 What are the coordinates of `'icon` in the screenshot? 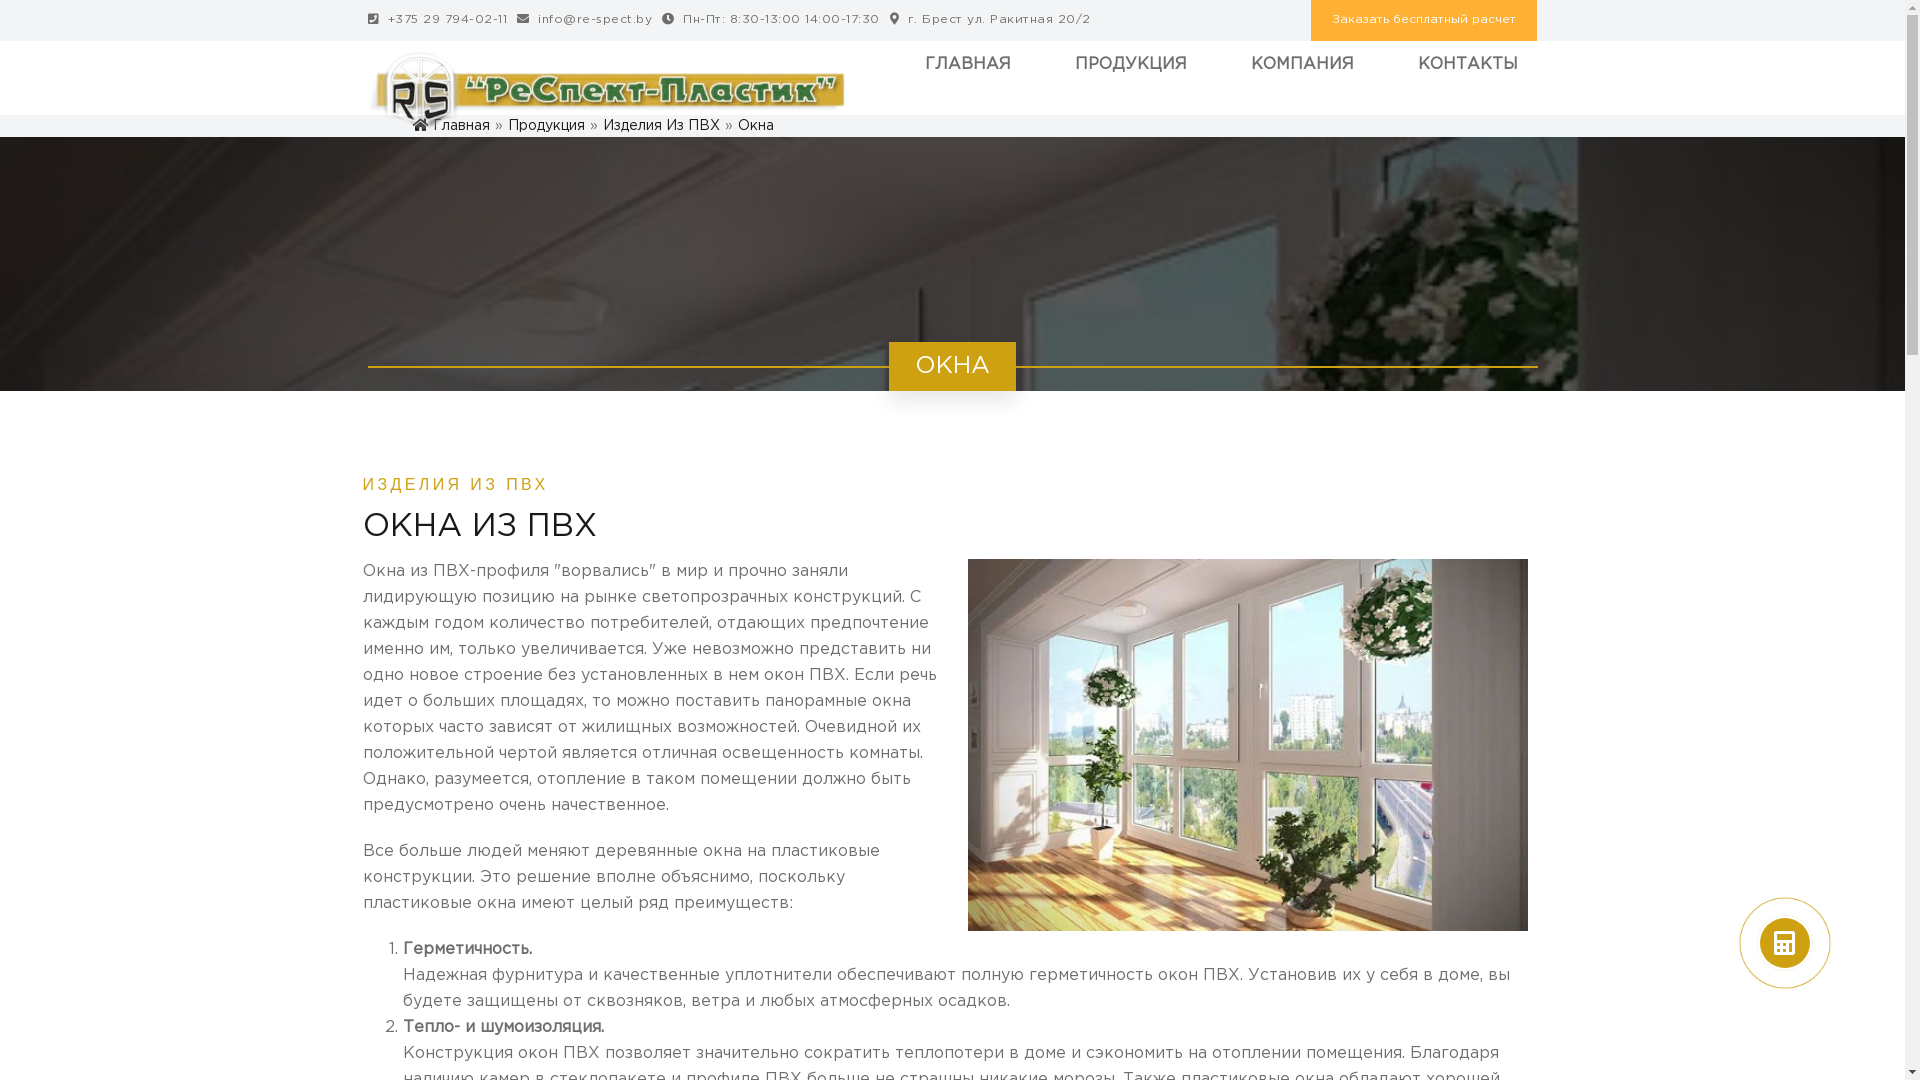 It's located at (583, 19).